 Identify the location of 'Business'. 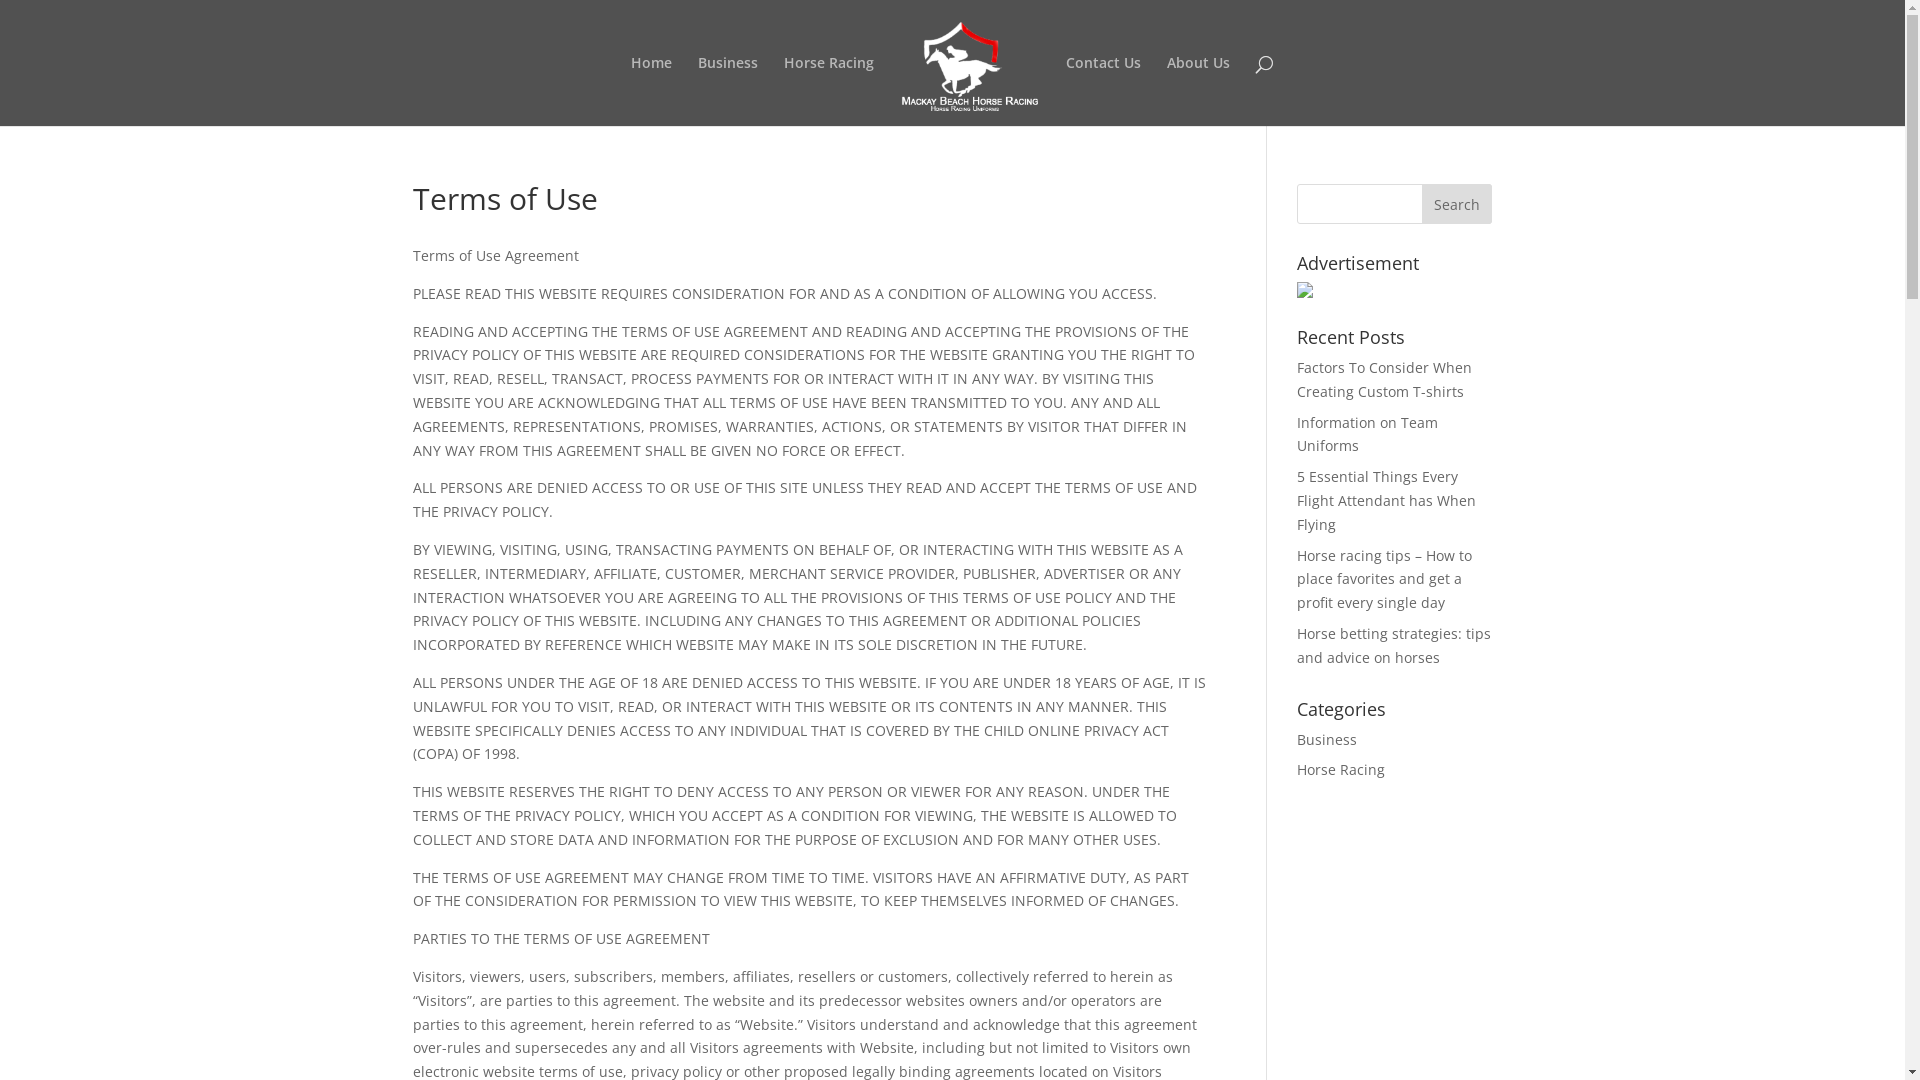
(1326, 739).